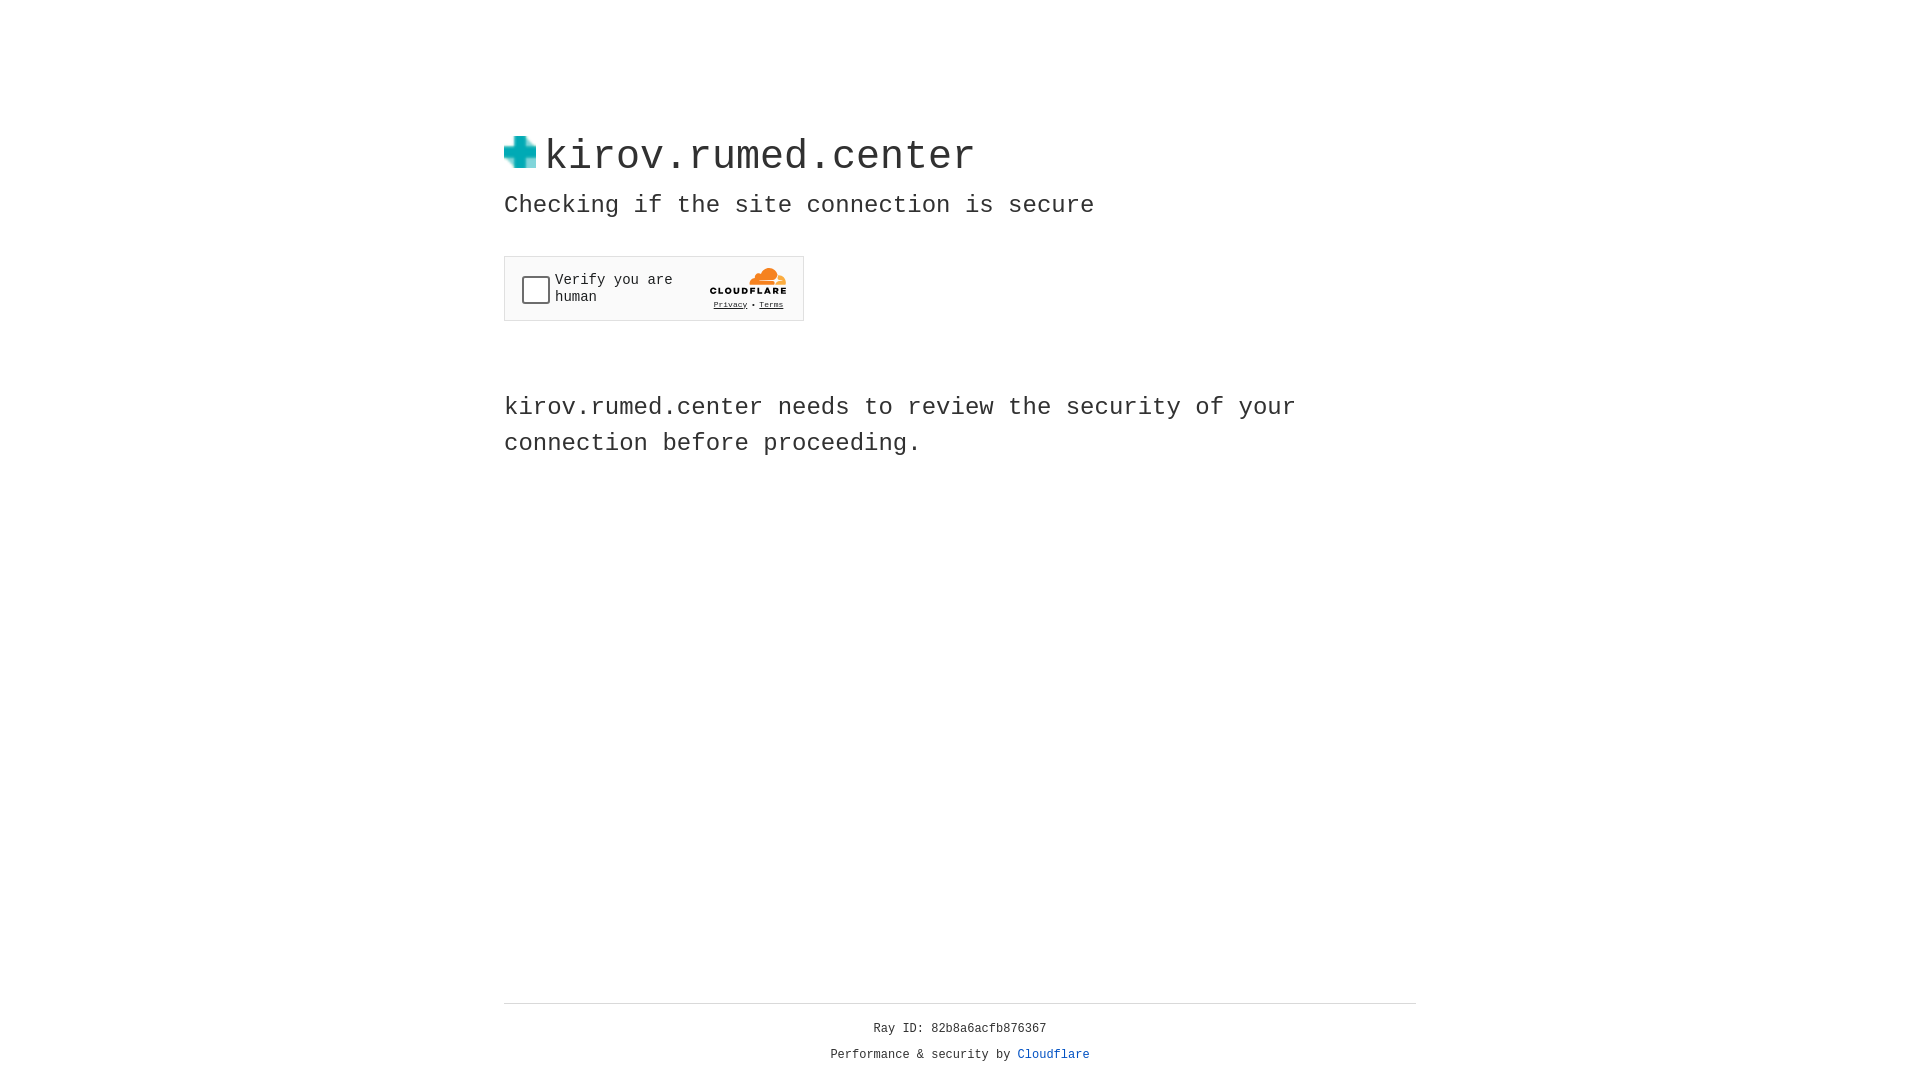  Describe the element at coordinates (653, 288) in the screenshot. I see `'Widget containing a Cloudflare security challenge'` at that location.